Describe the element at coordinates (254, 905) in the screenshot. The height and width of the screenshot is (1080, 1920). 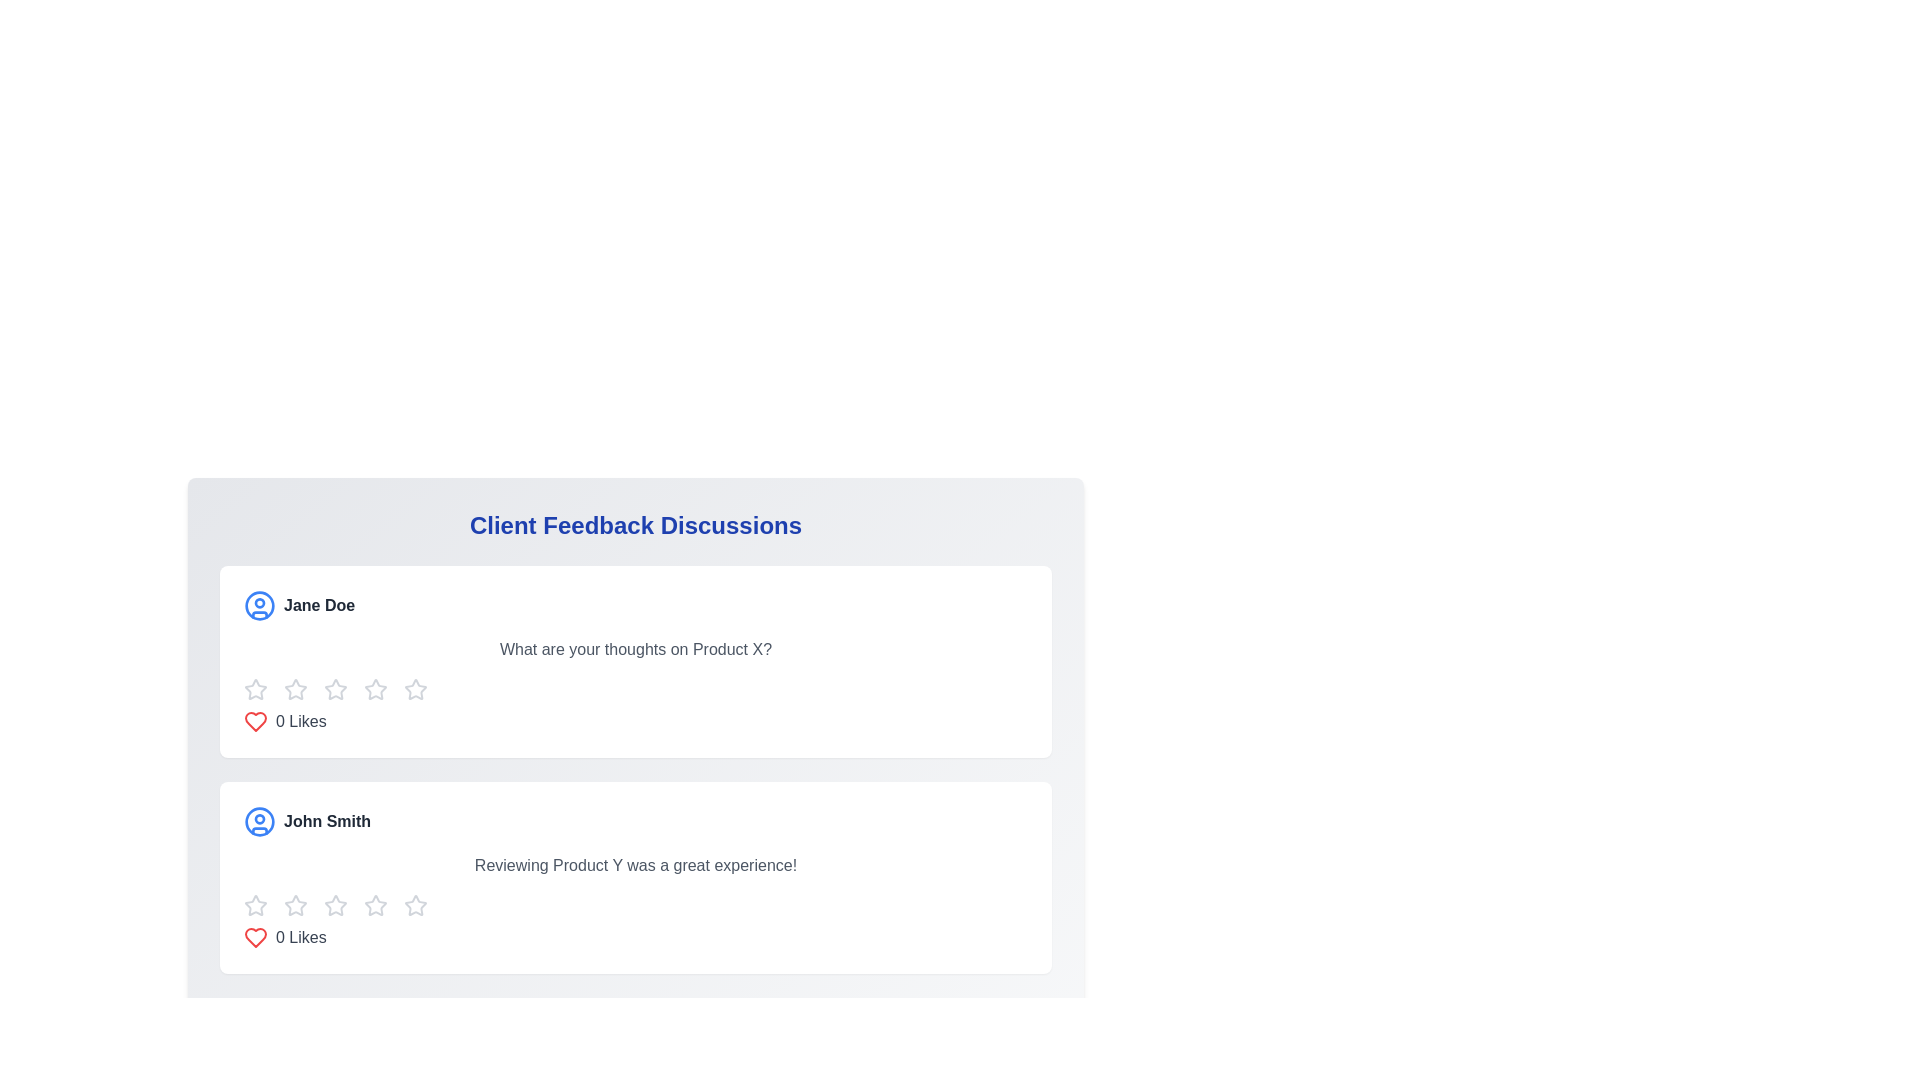
I see `the first rating star icon, which has a gray outline and is part of the rating component in the second feedback card for user 'John Smith'` at that location.